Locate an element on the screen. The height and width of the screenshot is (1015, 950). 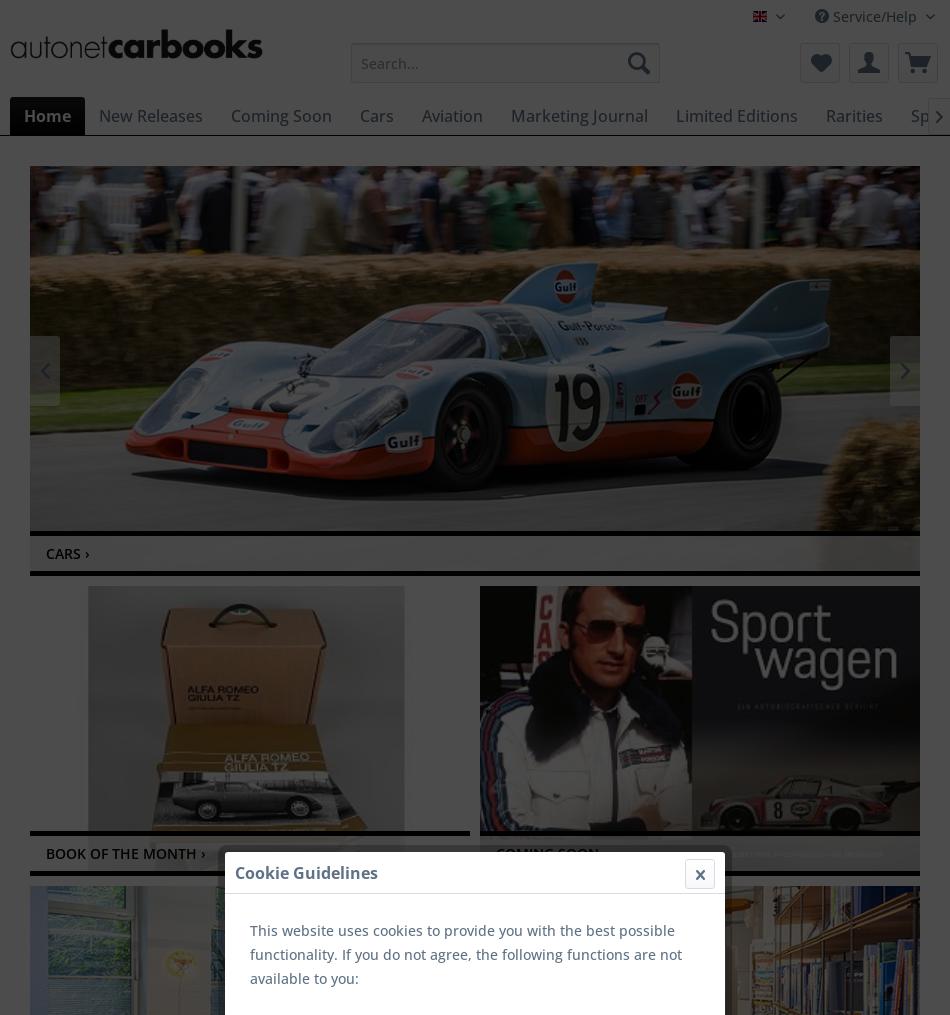
'Home' is located at coordinates (47, 114).